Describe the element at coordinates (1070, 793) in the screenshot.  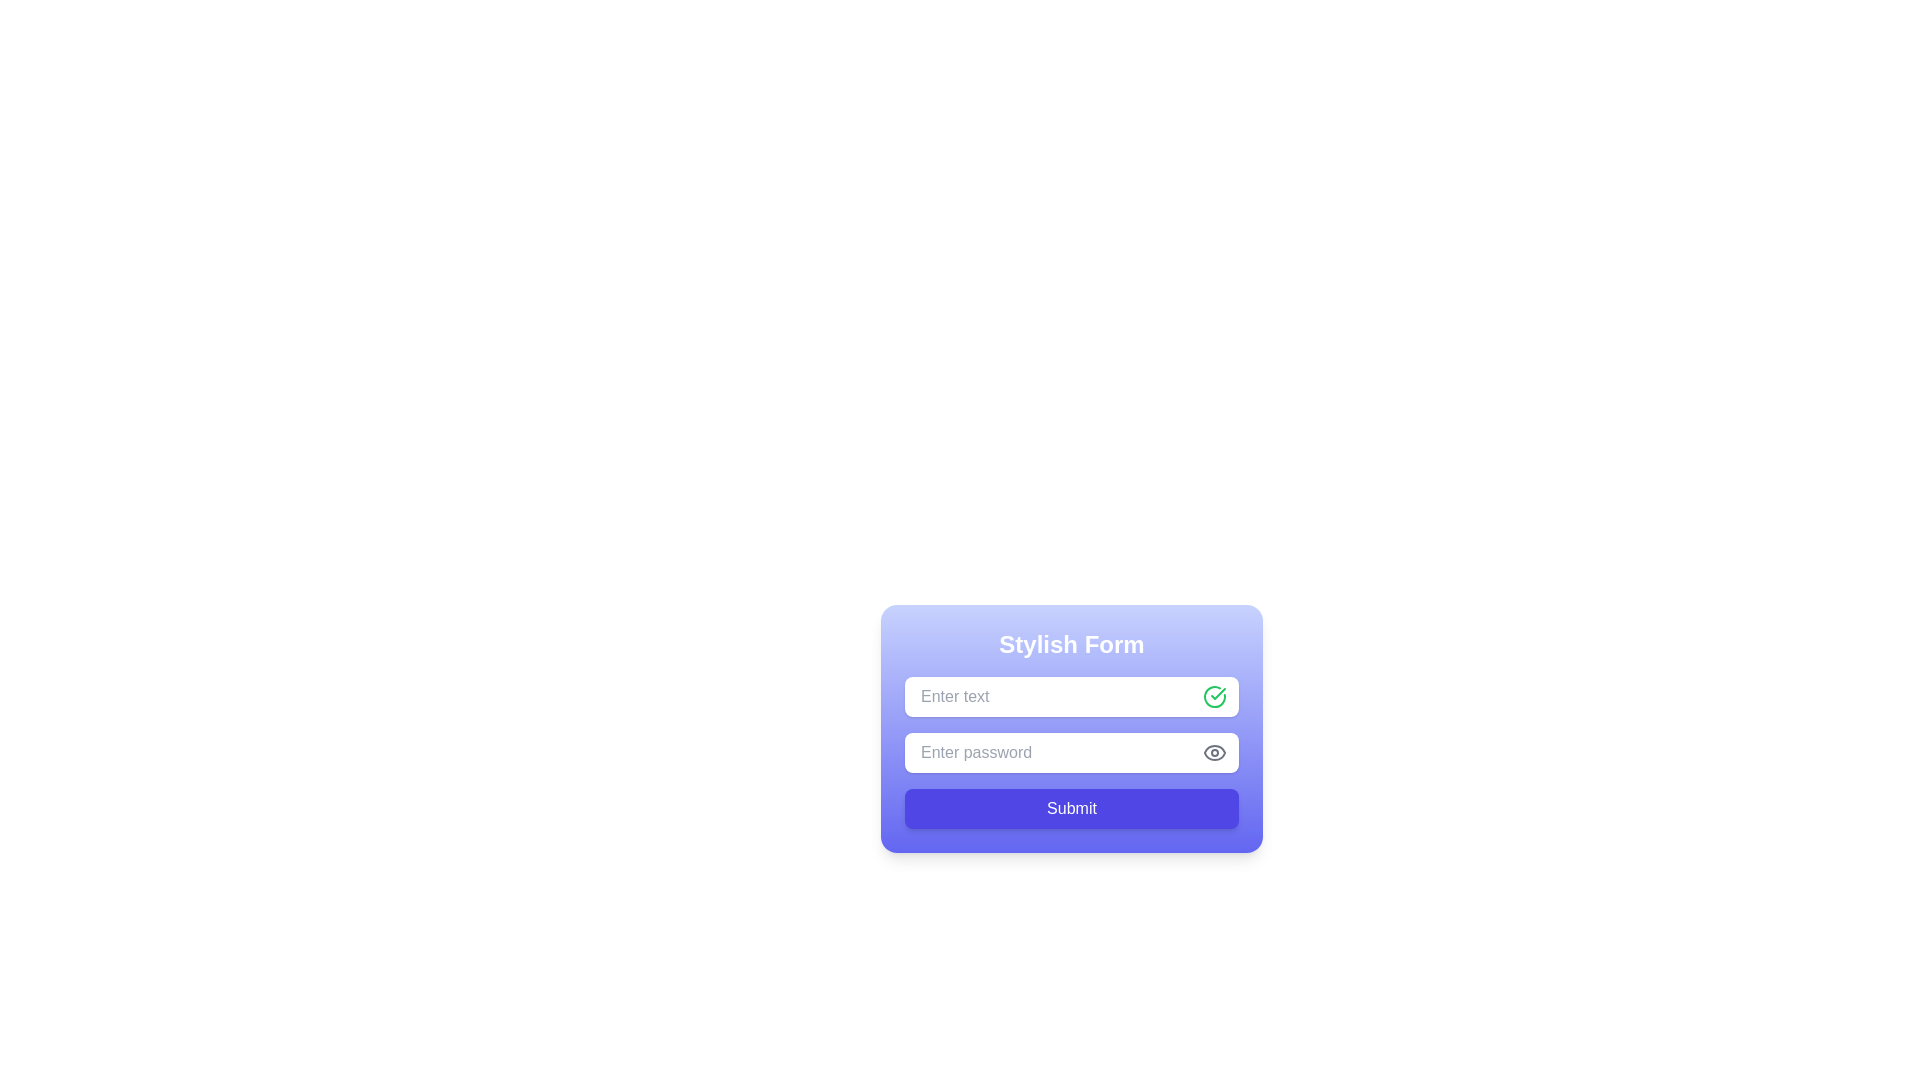
I see `the 'Submit' button, which is a rectangular button with rounded corners, vibrant blue color and white text, located at the bottom of the form layout` at that location.